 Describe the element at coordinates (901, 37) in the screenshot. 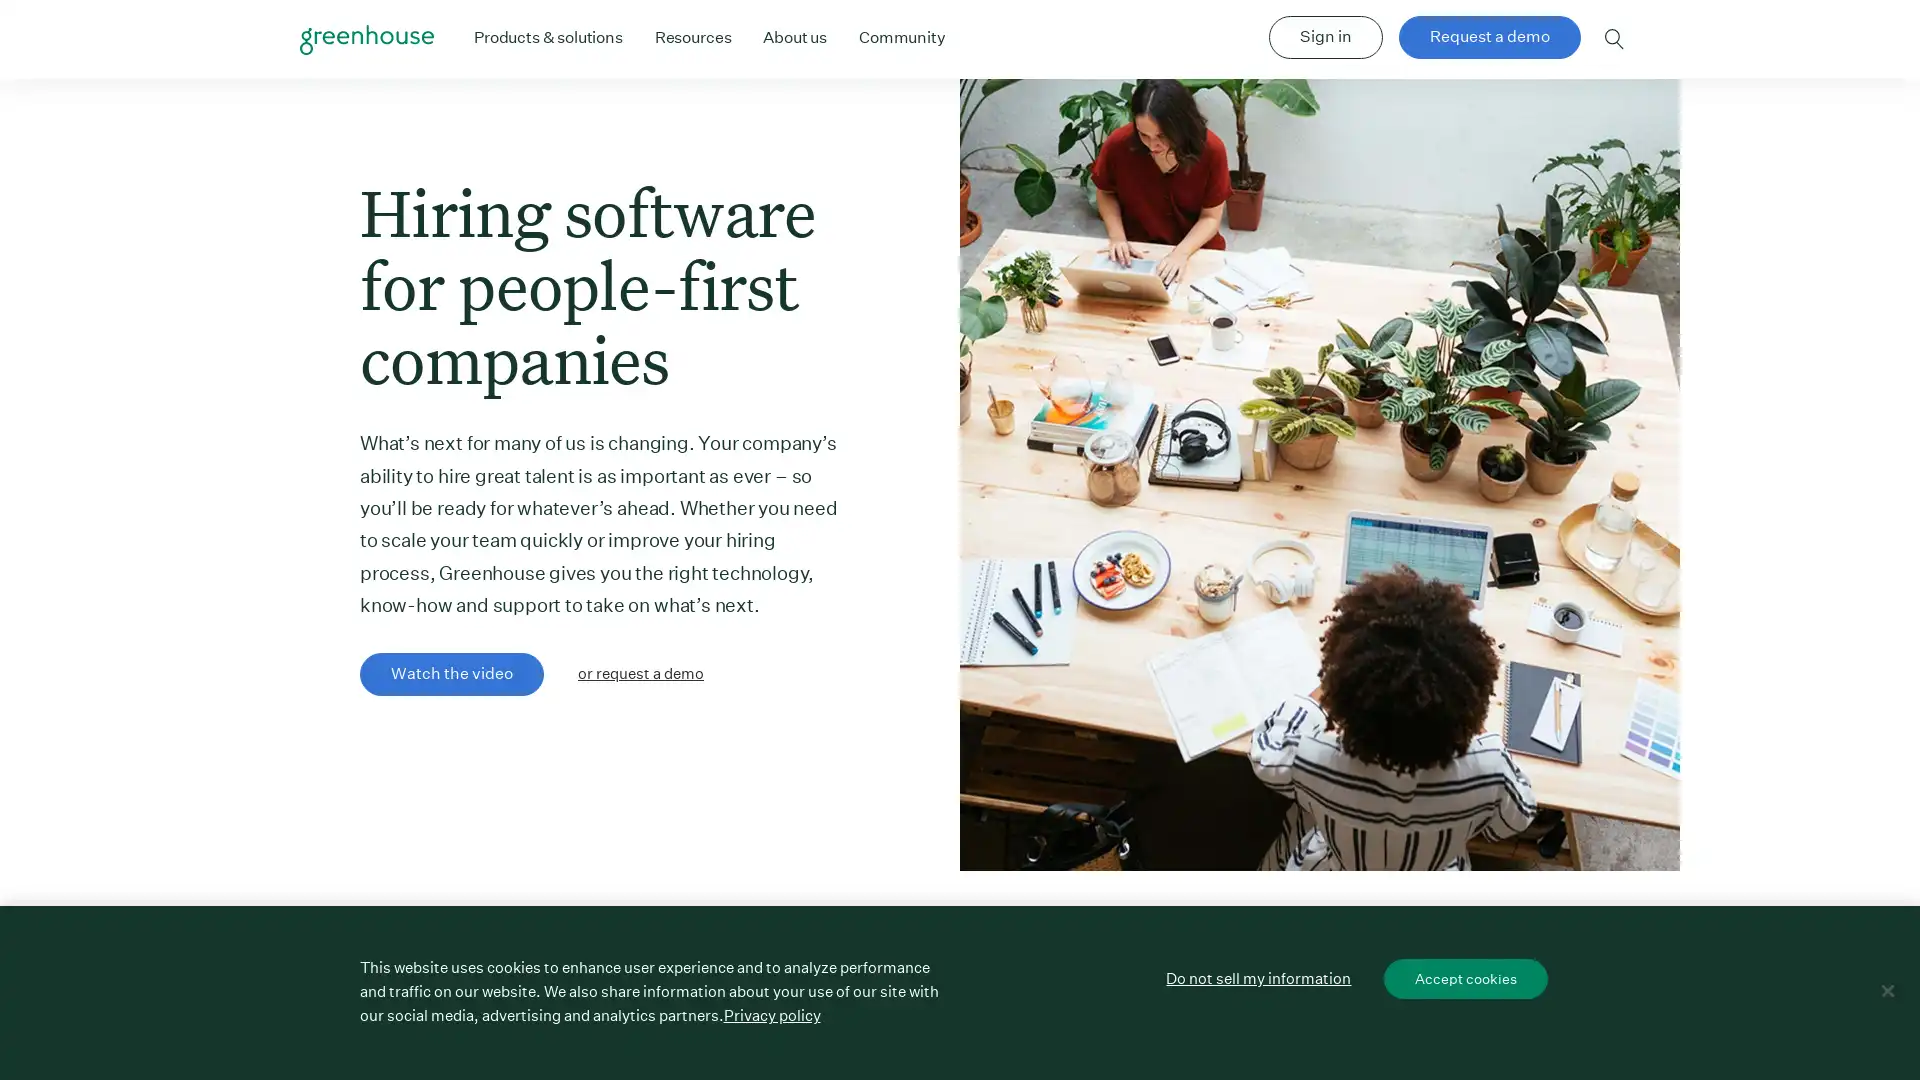

I see `Open menu for Community` at that location.